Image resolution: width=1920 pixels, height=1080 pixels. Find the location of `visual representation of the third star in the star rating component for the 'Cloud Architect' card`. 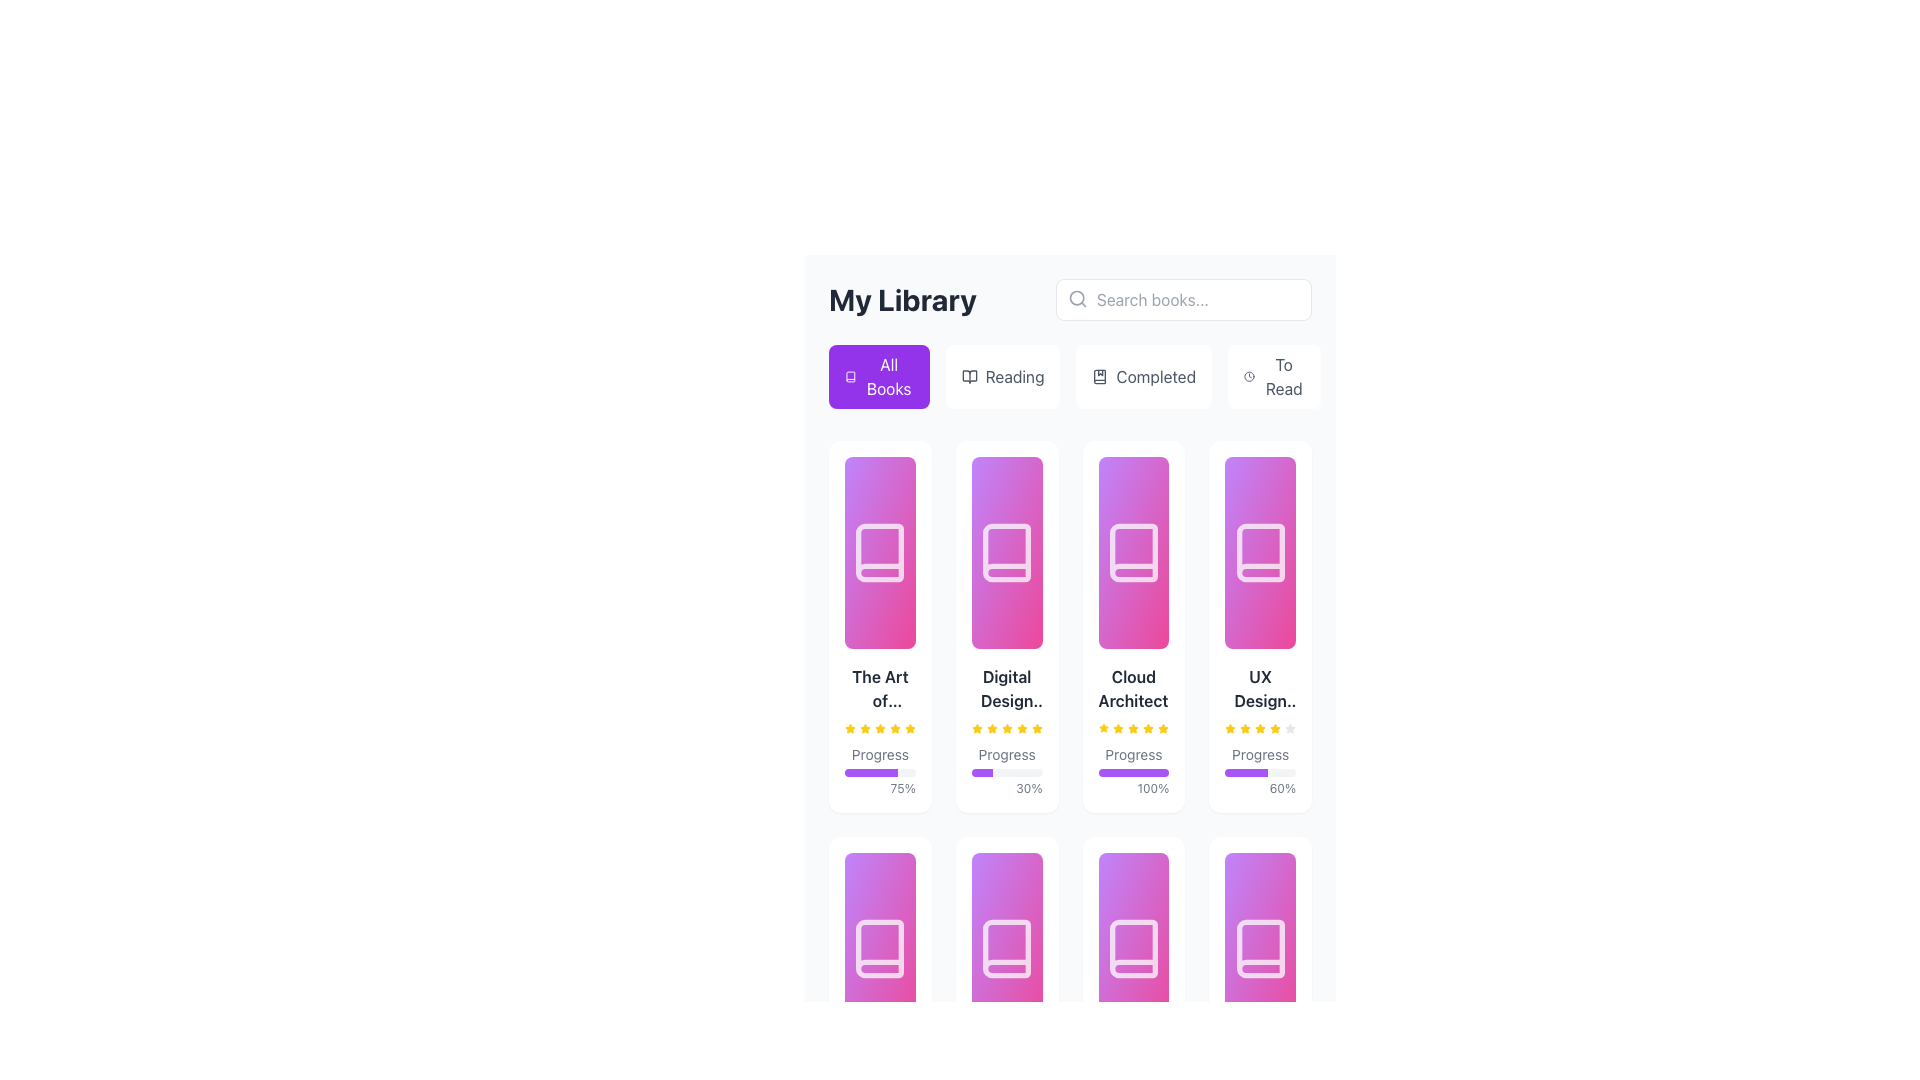

visual representation of the third star in the star rating component for the 'Cloud Architect' card is located at coordinates (1117, 729).